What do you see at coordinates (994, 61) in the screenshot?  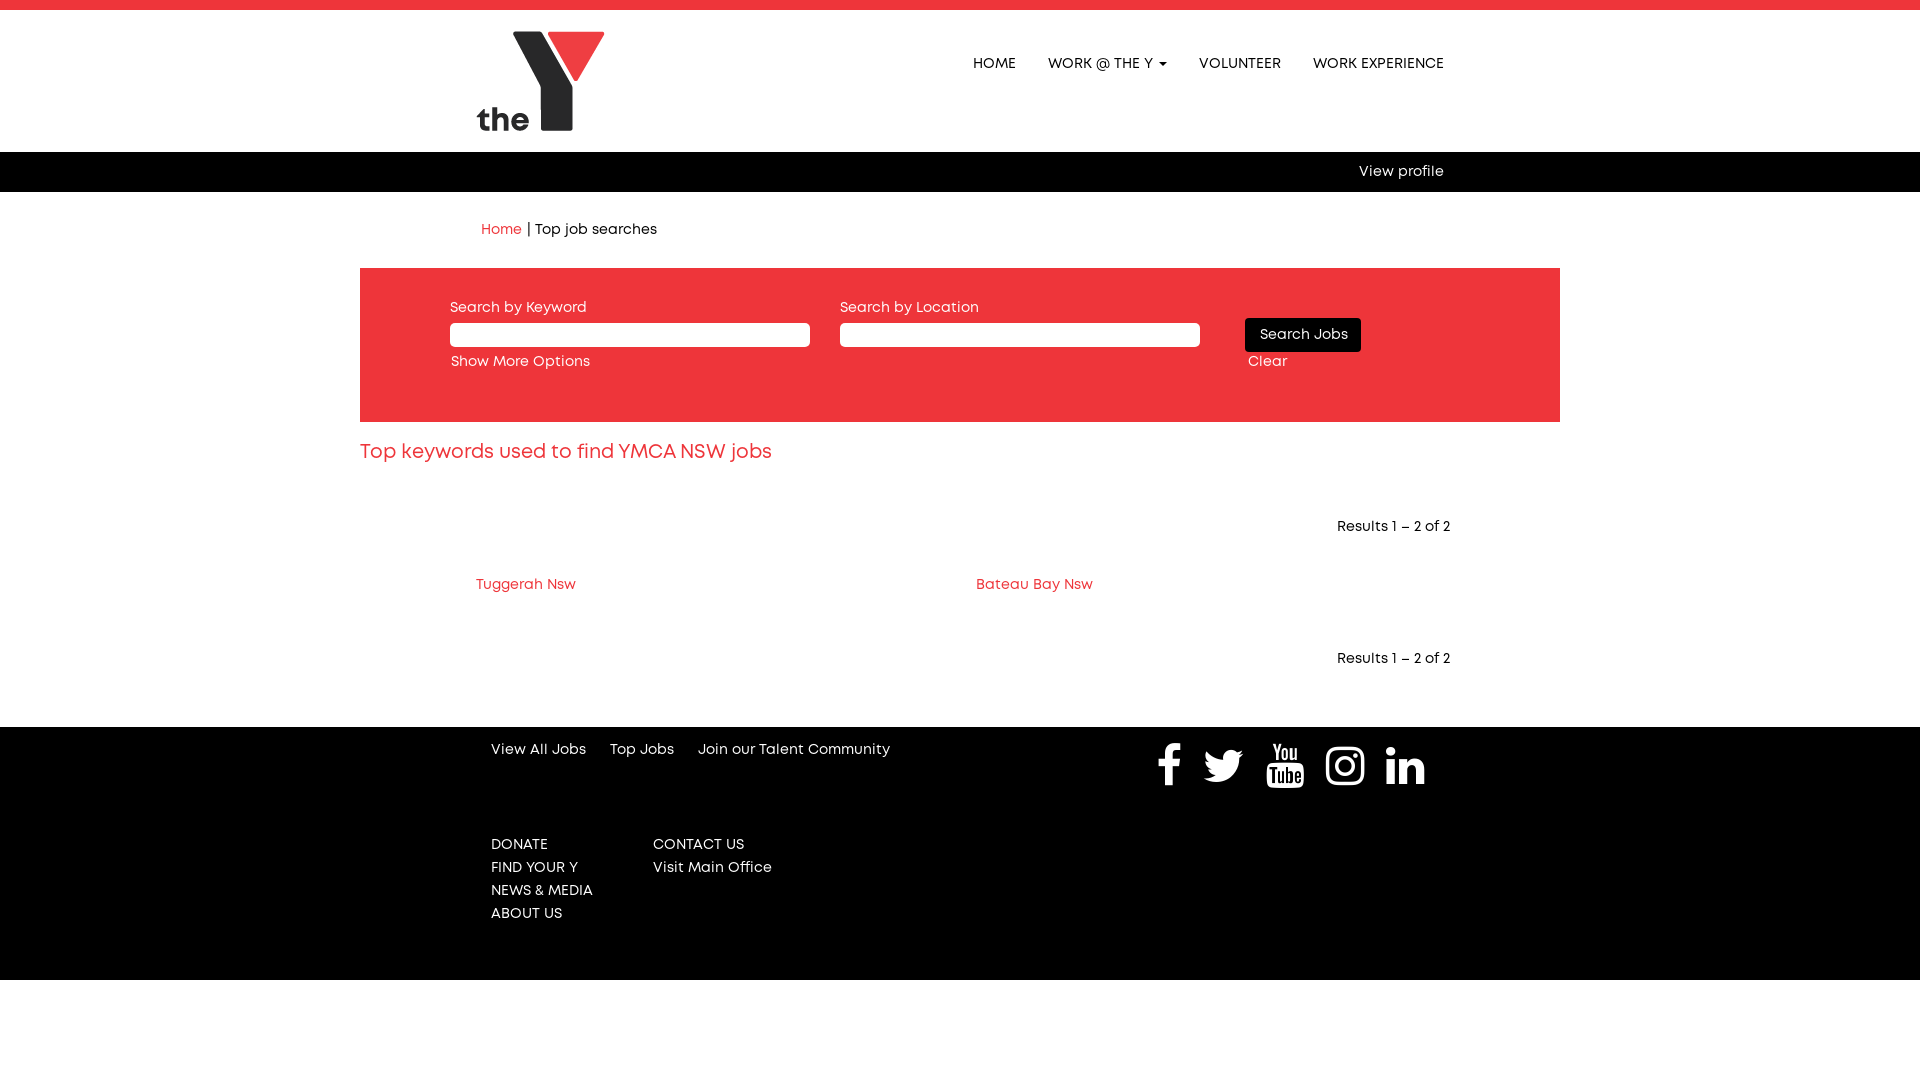 I see `'HOME'` at bounding box center [994, 61].